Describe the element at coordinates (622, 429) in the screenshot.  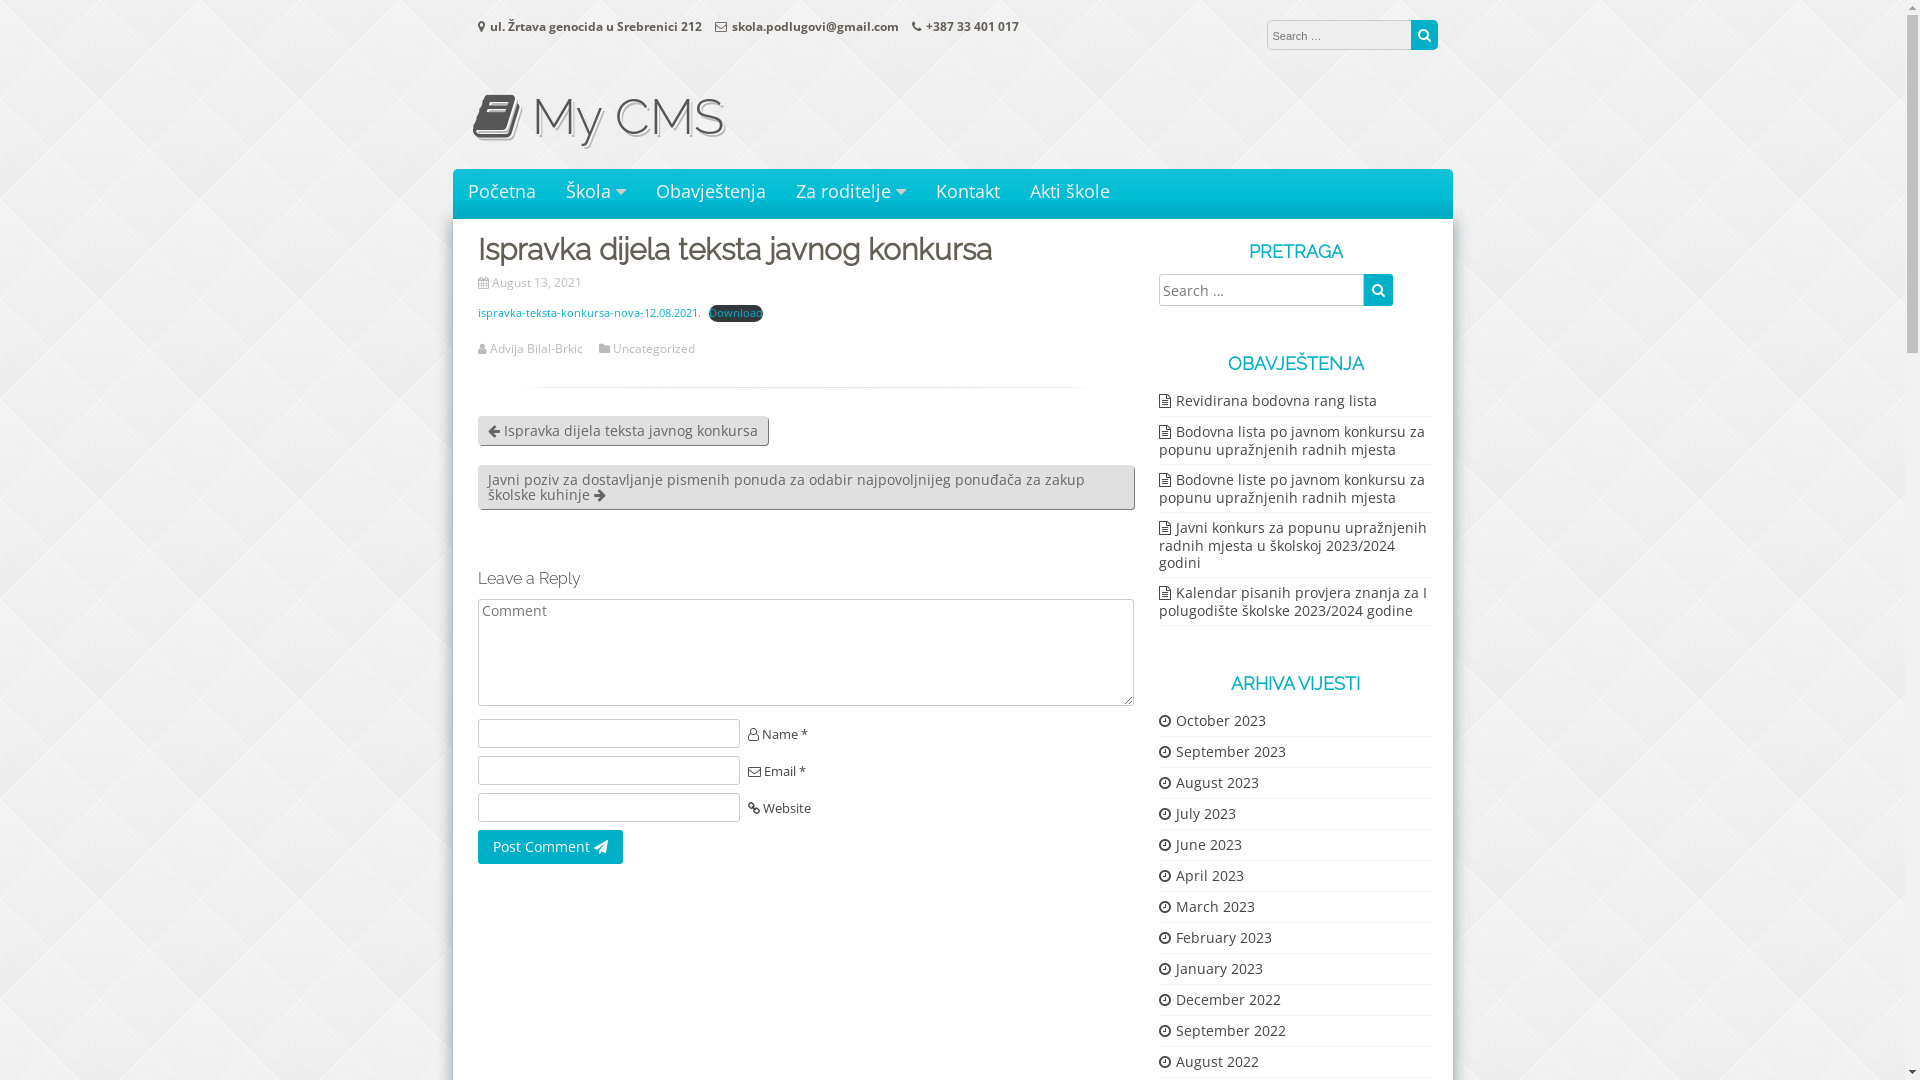
I see `'Ispravka dijela teksta javnog konkursa'` at that location.